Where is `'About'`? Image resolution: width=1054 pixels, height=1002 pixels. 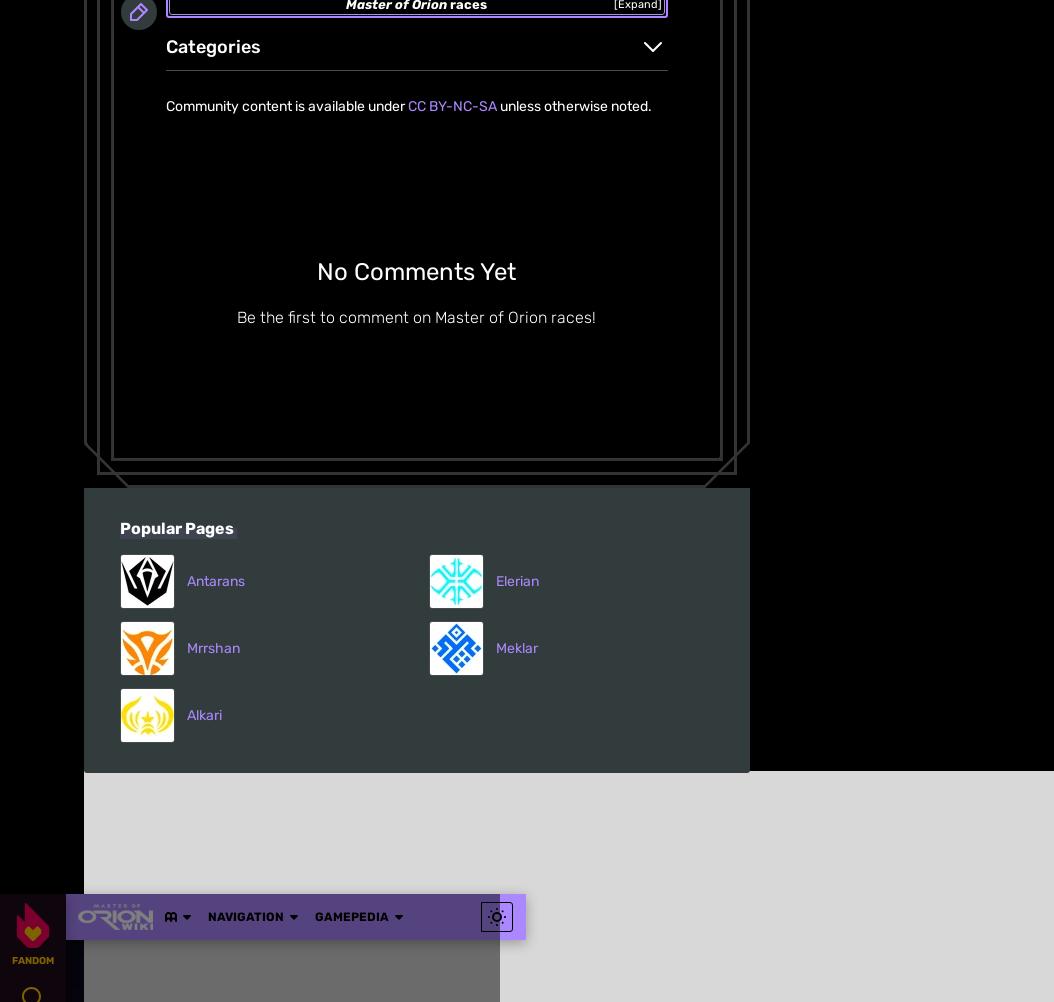
'About' is located at coordinates (101, 343).